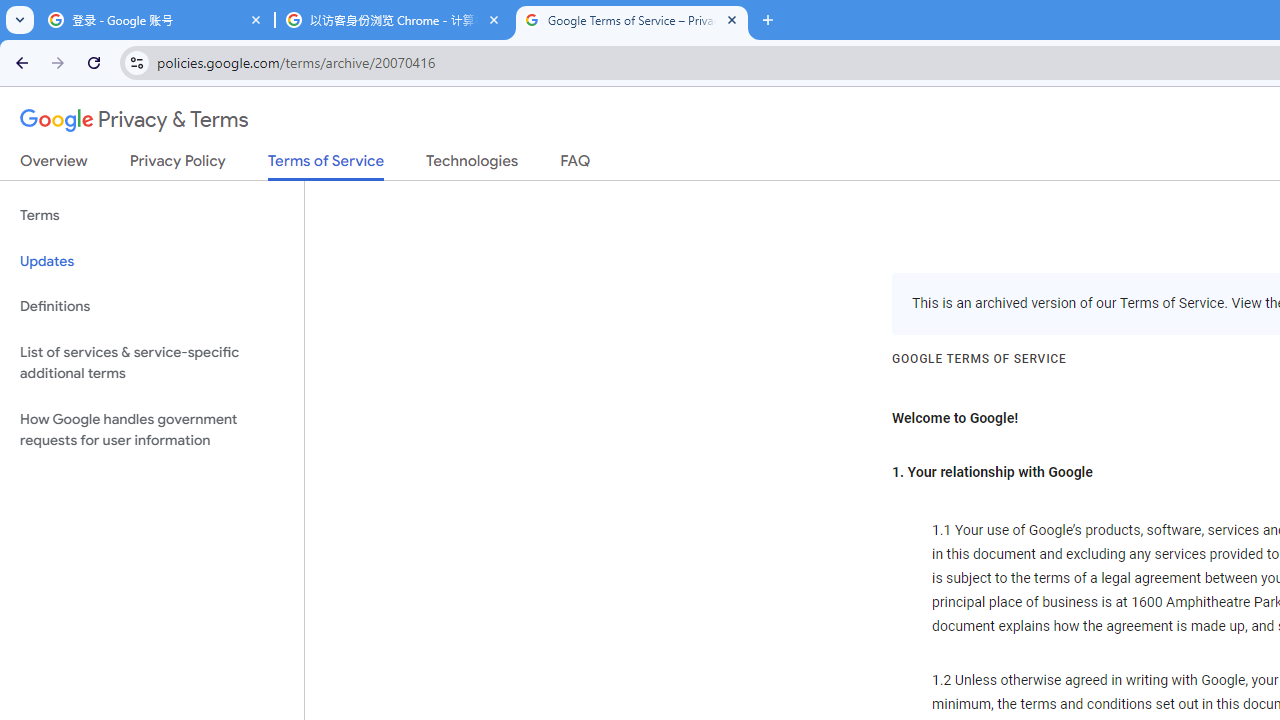 The width and height of the screenshot is (1280, 720). Describe the element at coordinates (151, 428) in the screenshot. I see `'How Google handles government requests for user information'` at that location.